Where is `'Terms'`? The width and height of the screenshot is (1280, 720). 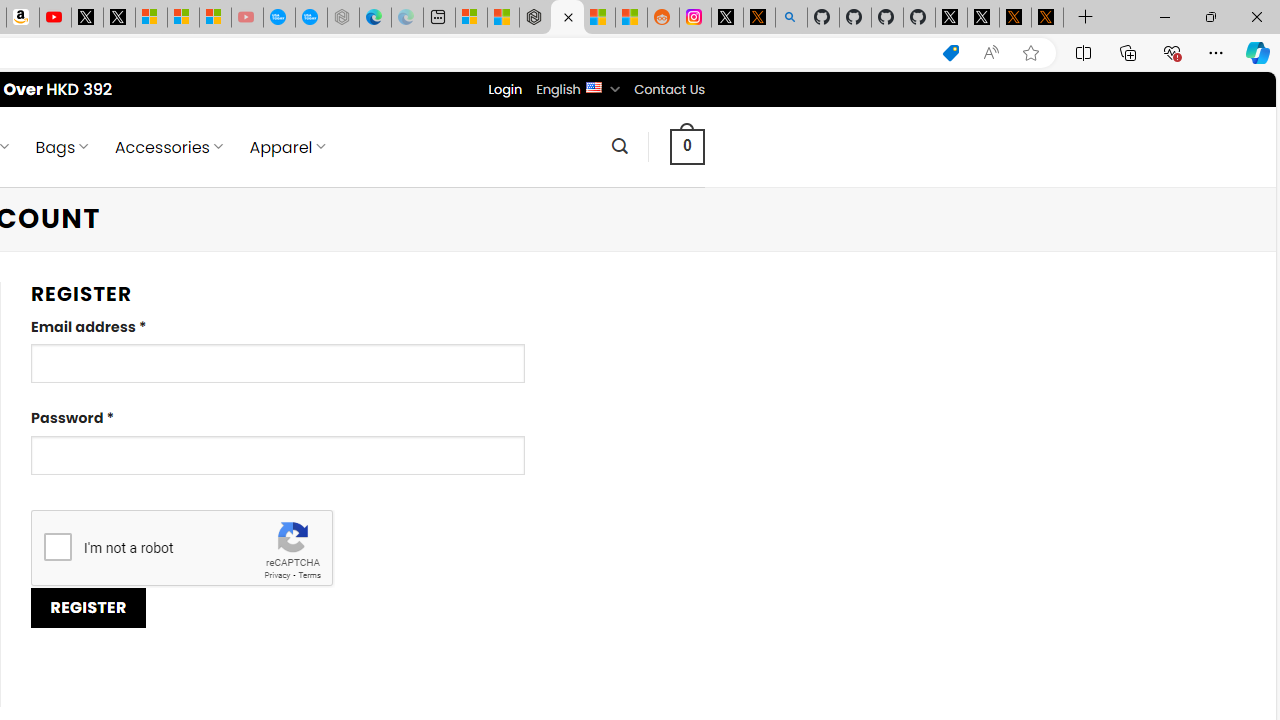
'Terms' is located at coordinates (308, 575).